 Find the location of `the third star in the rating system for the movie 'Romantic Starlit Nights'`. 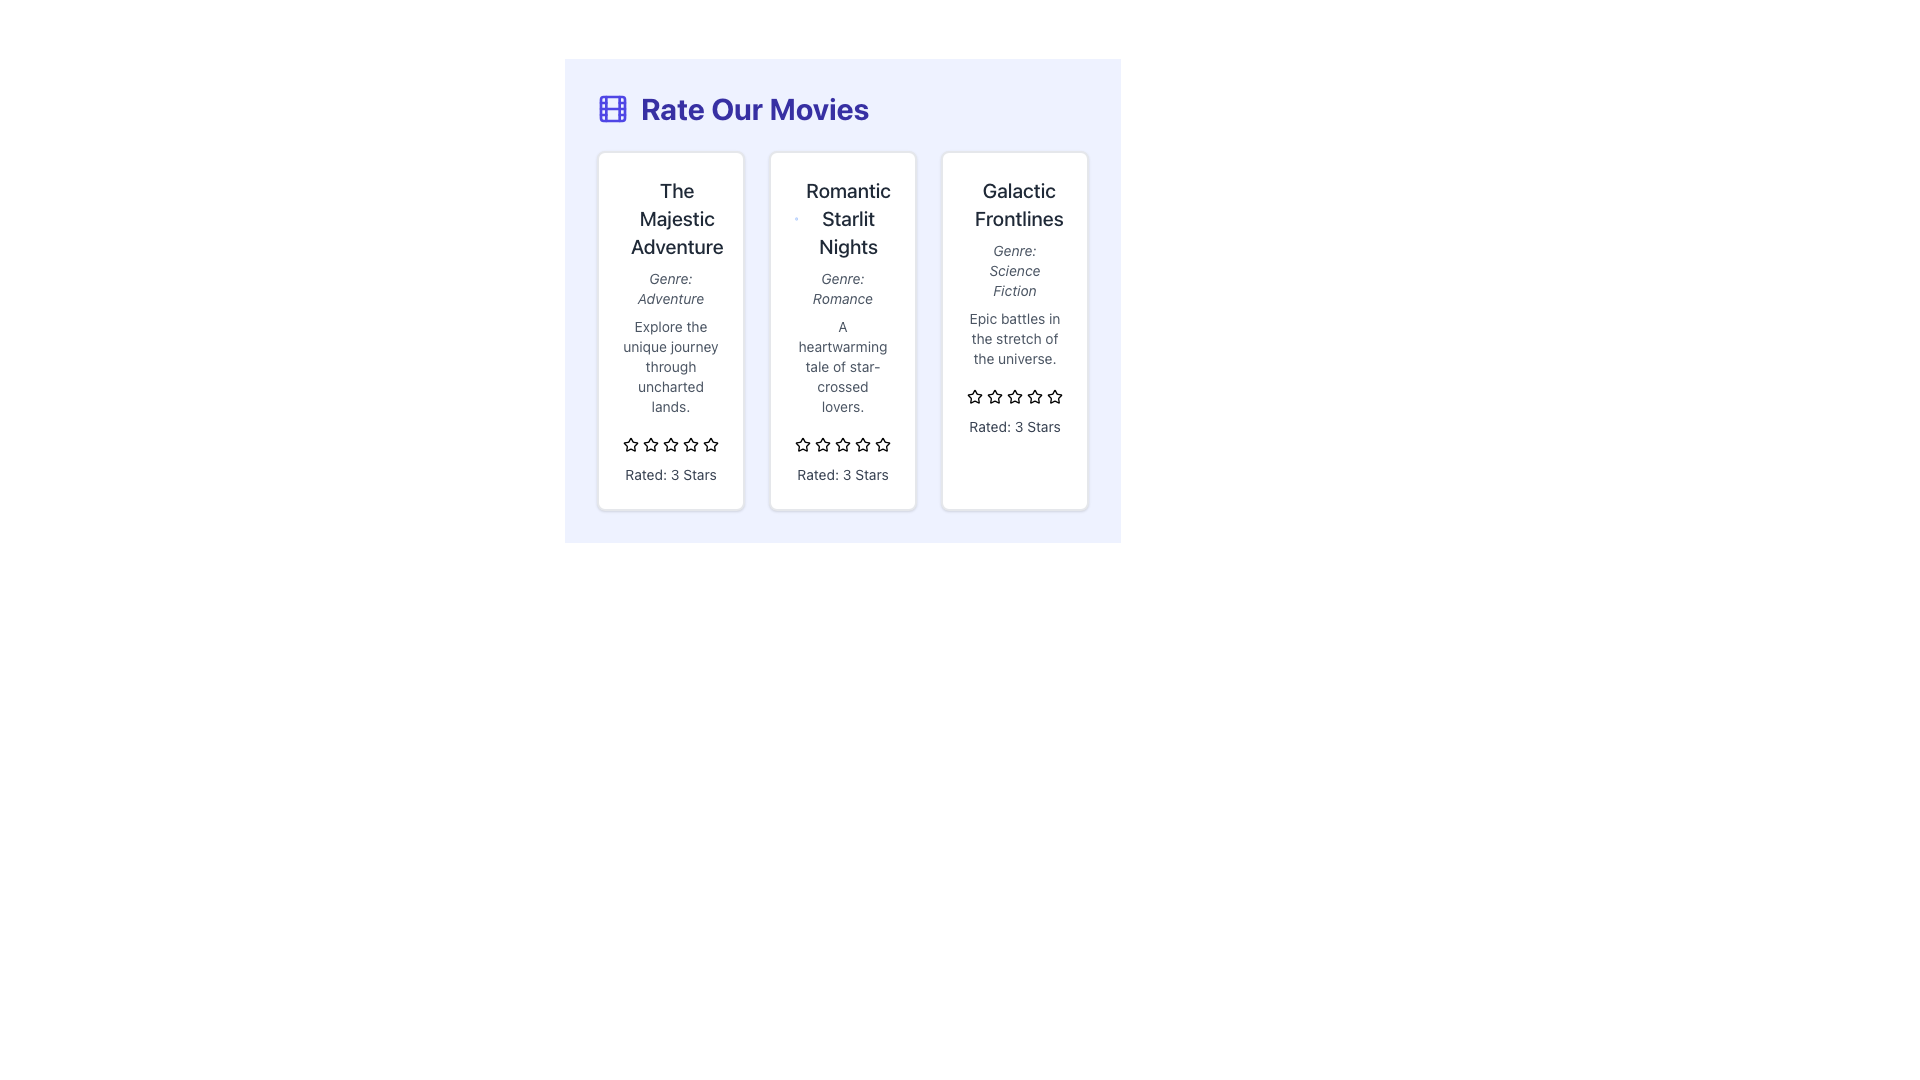

the third star in the rating system for the movie 'Romantic Starlit Nights' is located at coordinates (822, 443).